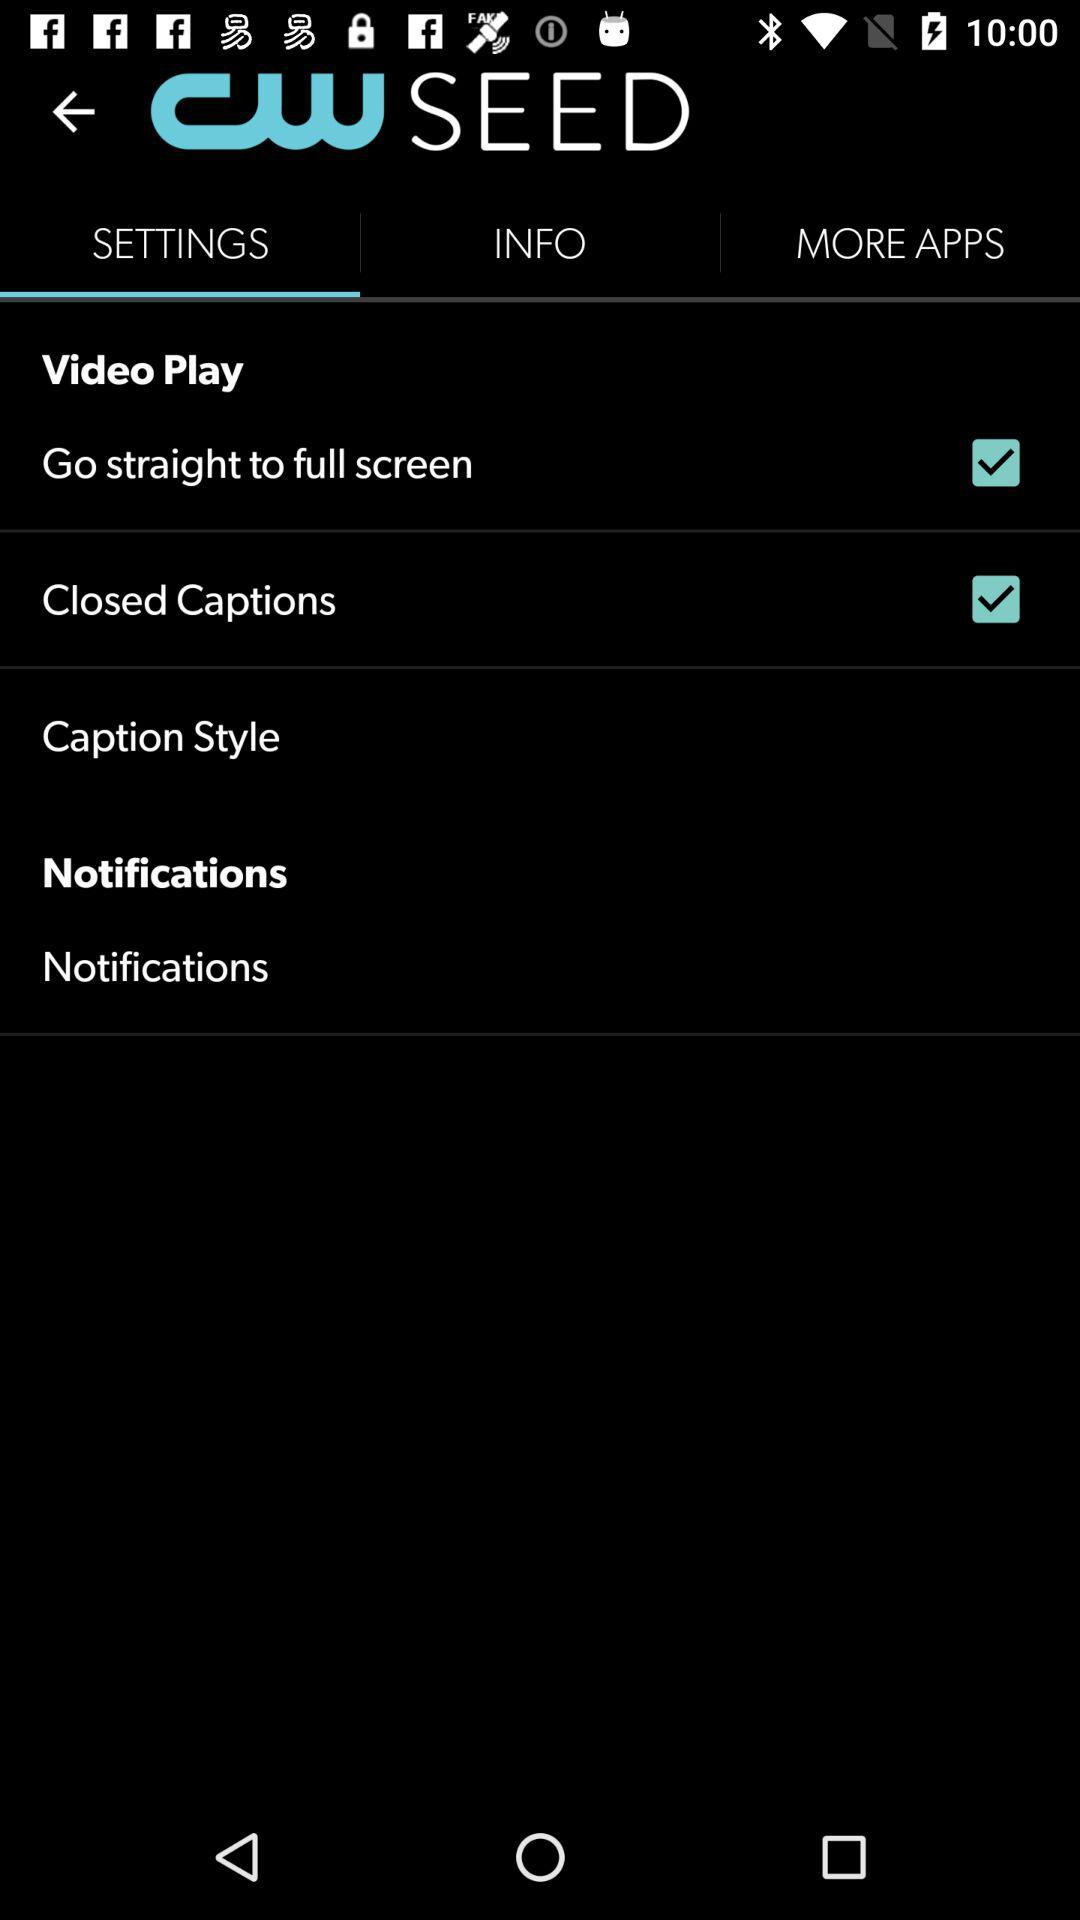 This screenshot has height=1920, width=1080. What do you see at coordinates (256, 461) in the screenshot?
I see `go straight to icon` at bounding box center [256, 461].